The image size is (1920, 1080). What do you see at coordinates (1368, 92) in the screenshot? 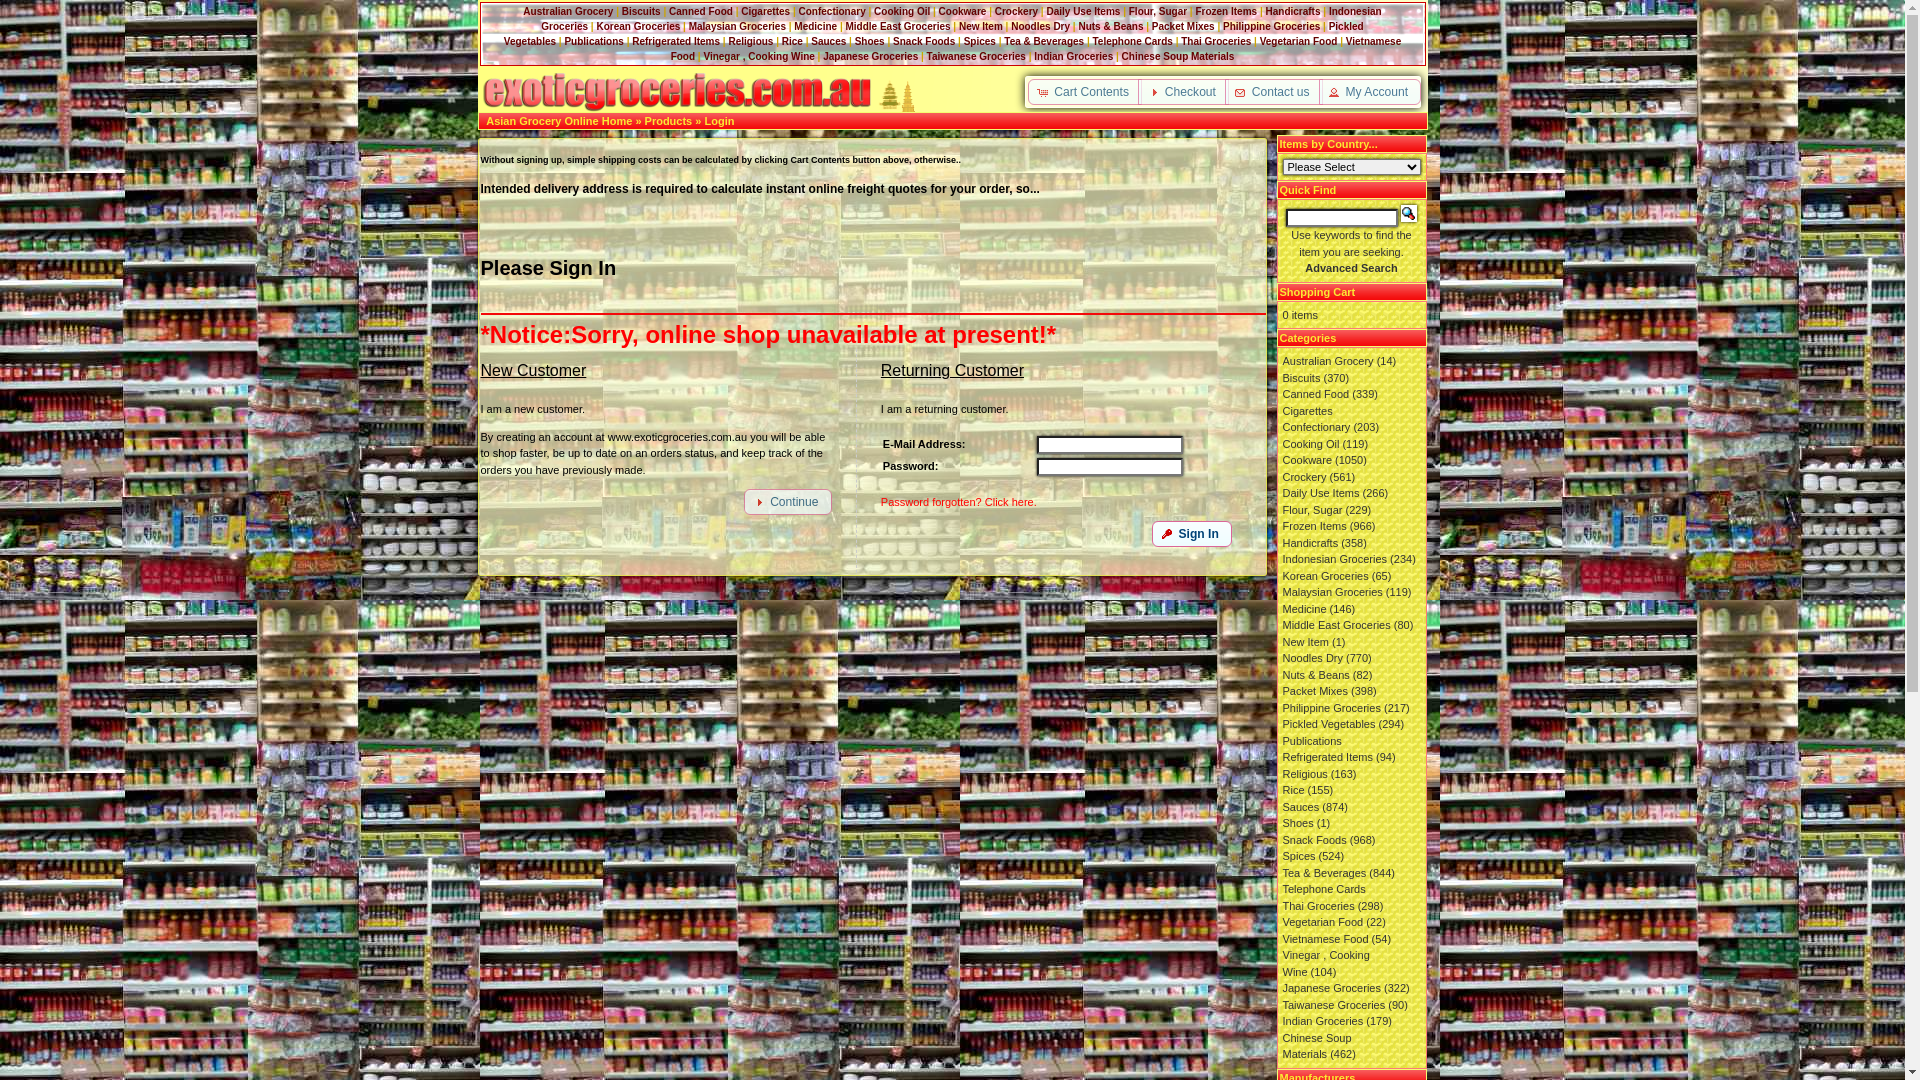
I see `'My Account'` at bounding box center [1368, 92].